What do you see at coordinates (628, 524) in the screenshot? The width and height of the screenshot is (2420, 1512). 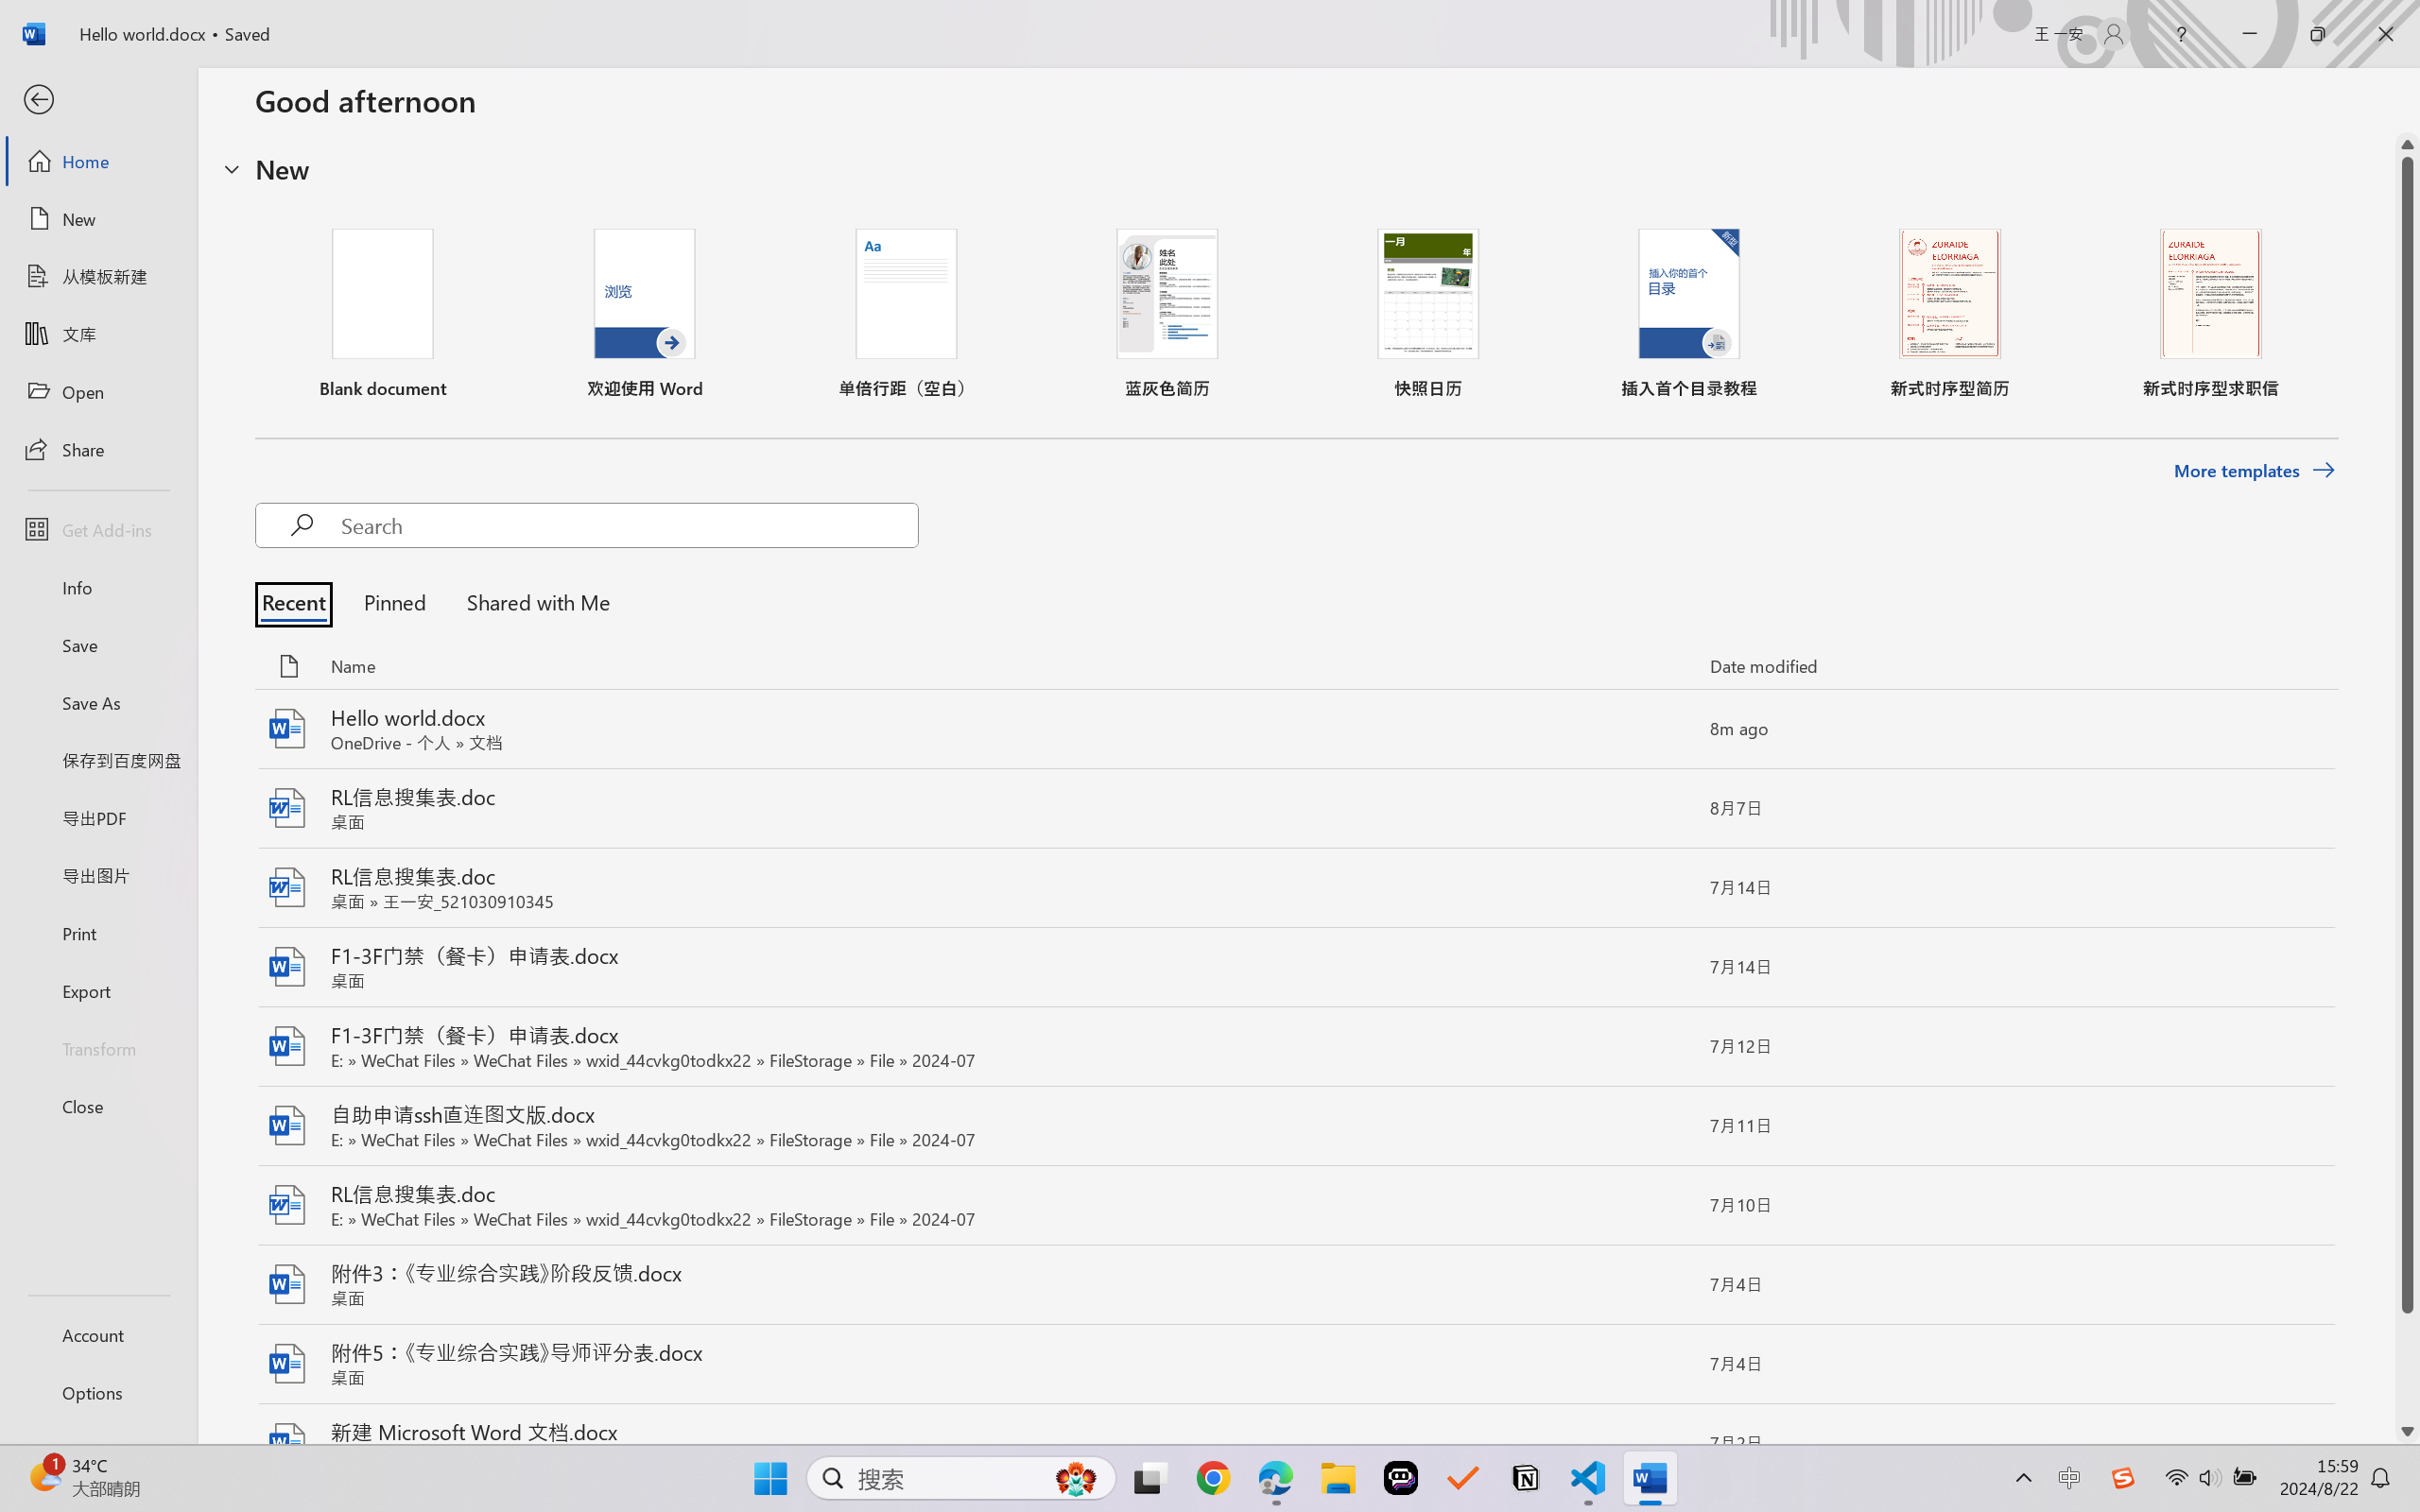 I see `'Search'` at bounding box center [628, 524].